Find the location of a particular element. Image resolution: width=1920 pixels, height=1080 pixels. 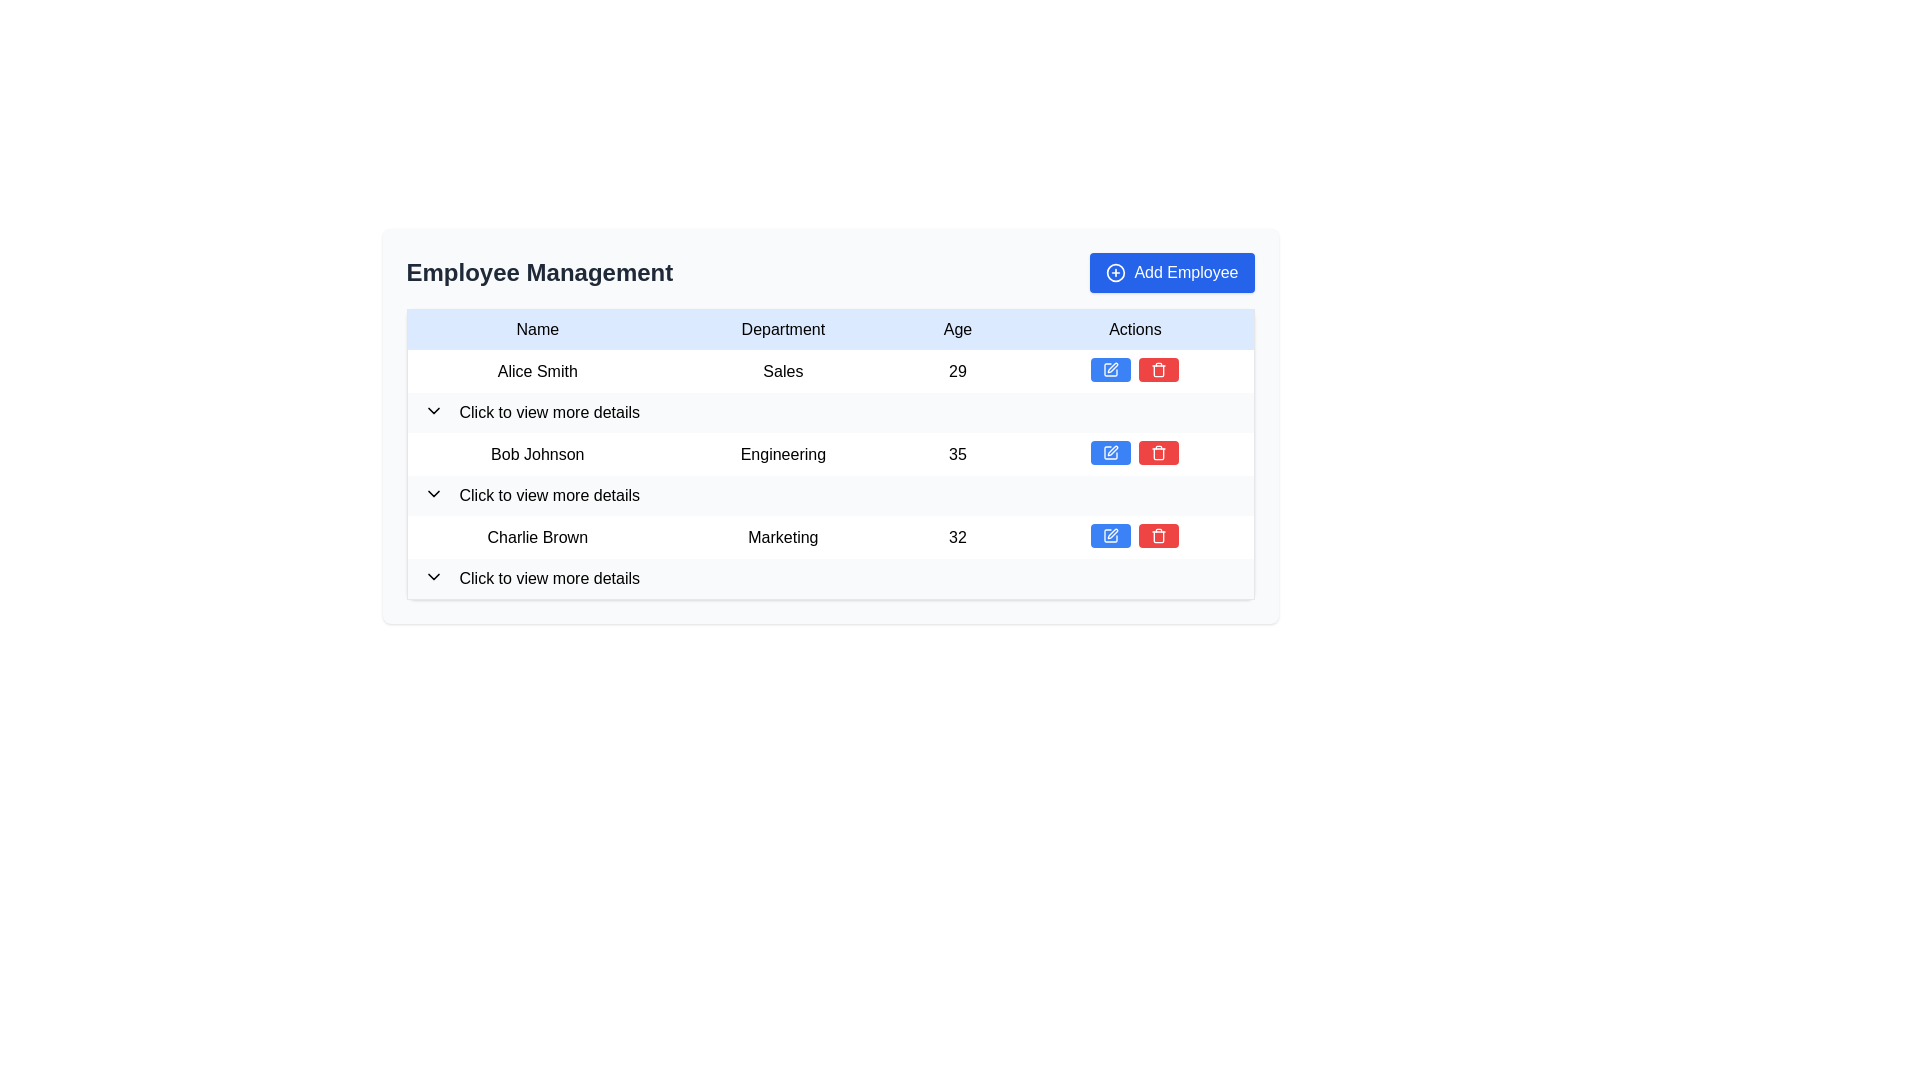

the 'Sales' text label, which is the second column in the first row for 'Alice Smith' under the 'Department' column is located at coordinates (782, 371).